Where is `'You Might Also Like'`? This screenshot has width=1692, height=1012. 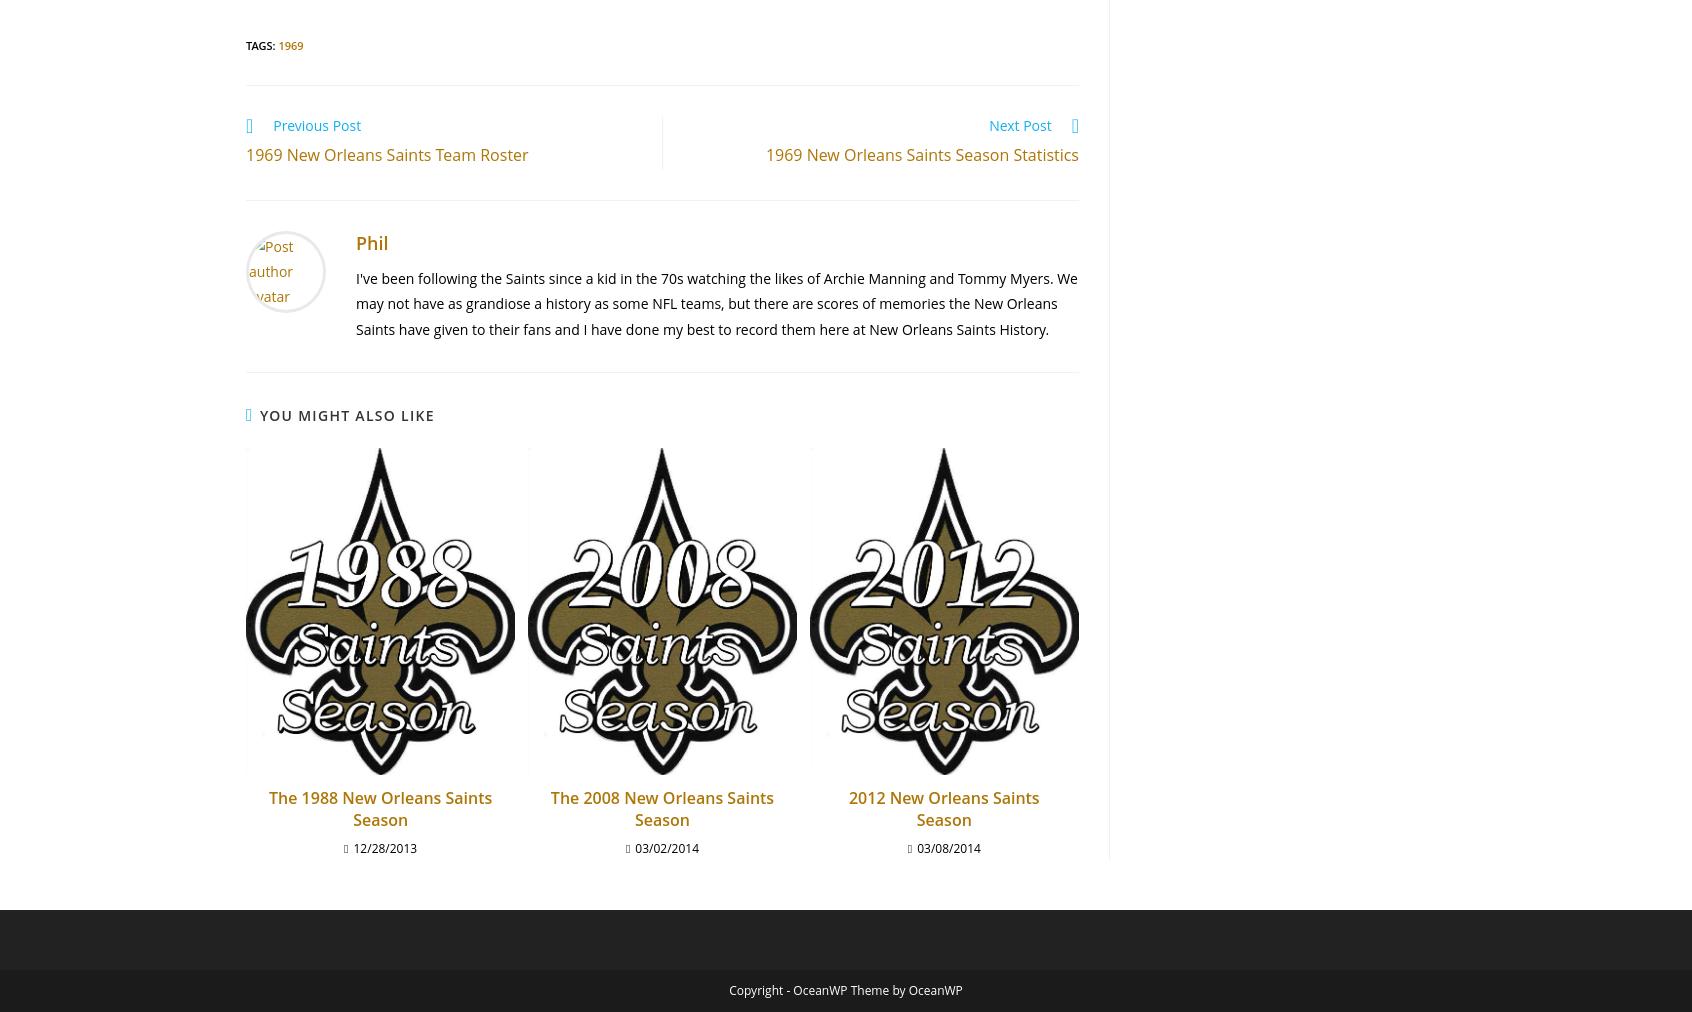 'You Might Also Like' is located at coordinates (259, 414).